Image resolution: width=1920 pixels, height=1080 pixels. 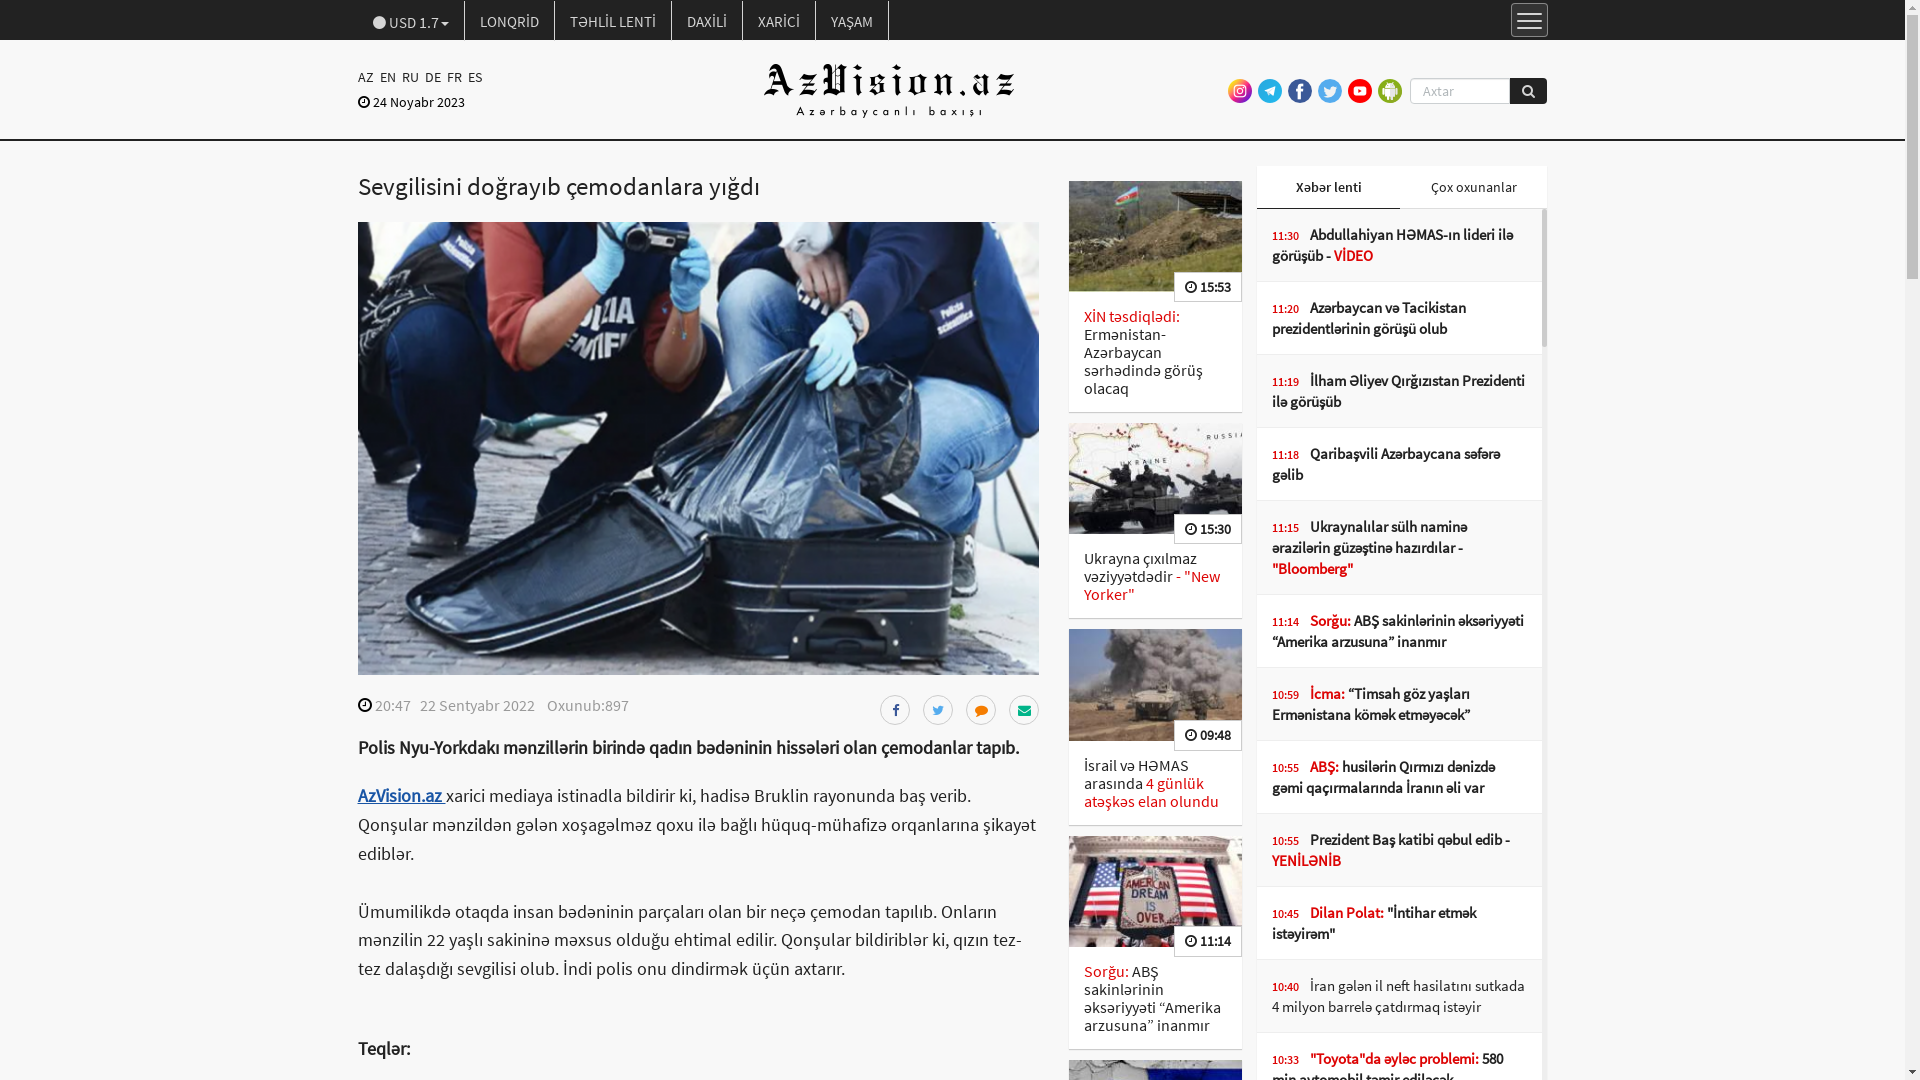 What do you see at coordinates (401, 794) in the screenshot?
I see `'AzVision.az'` at bounding box center [401, 794].